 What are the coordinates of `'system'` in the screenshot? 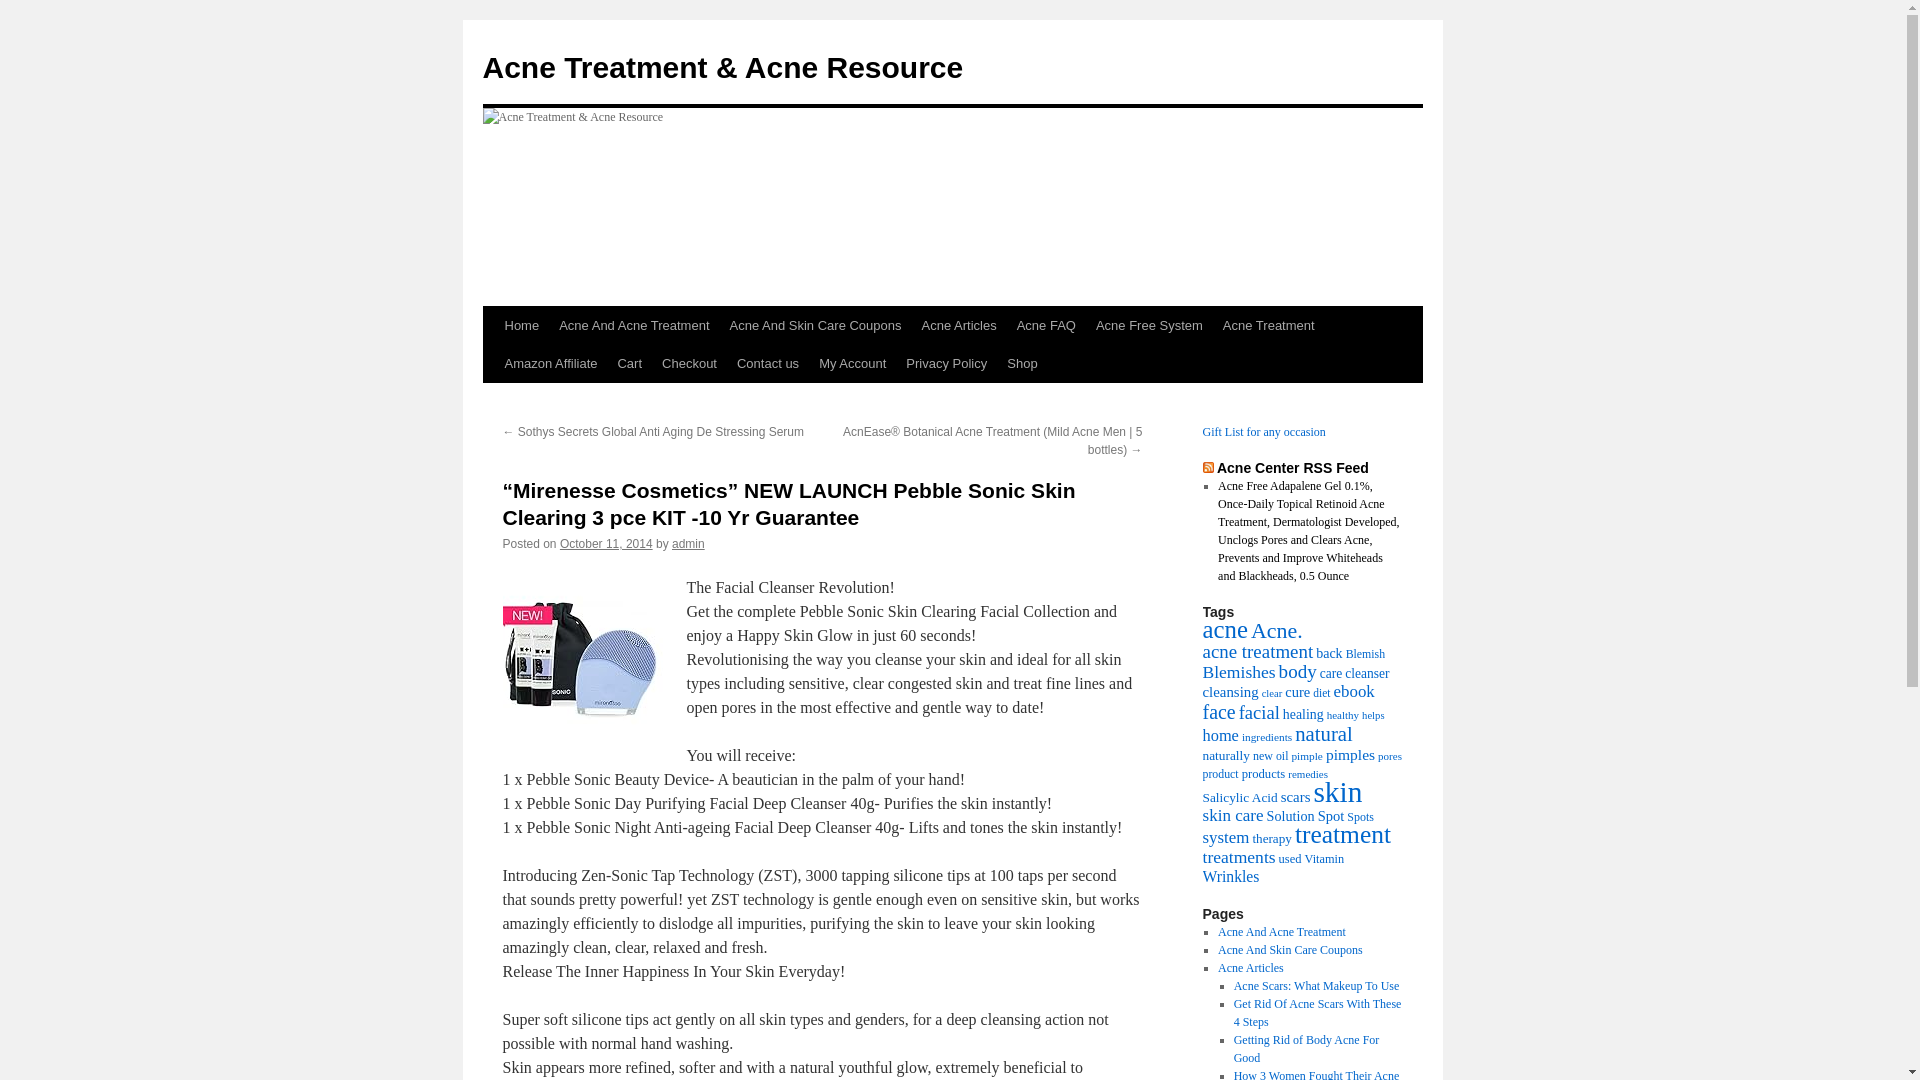 It's located at (1224, 837).